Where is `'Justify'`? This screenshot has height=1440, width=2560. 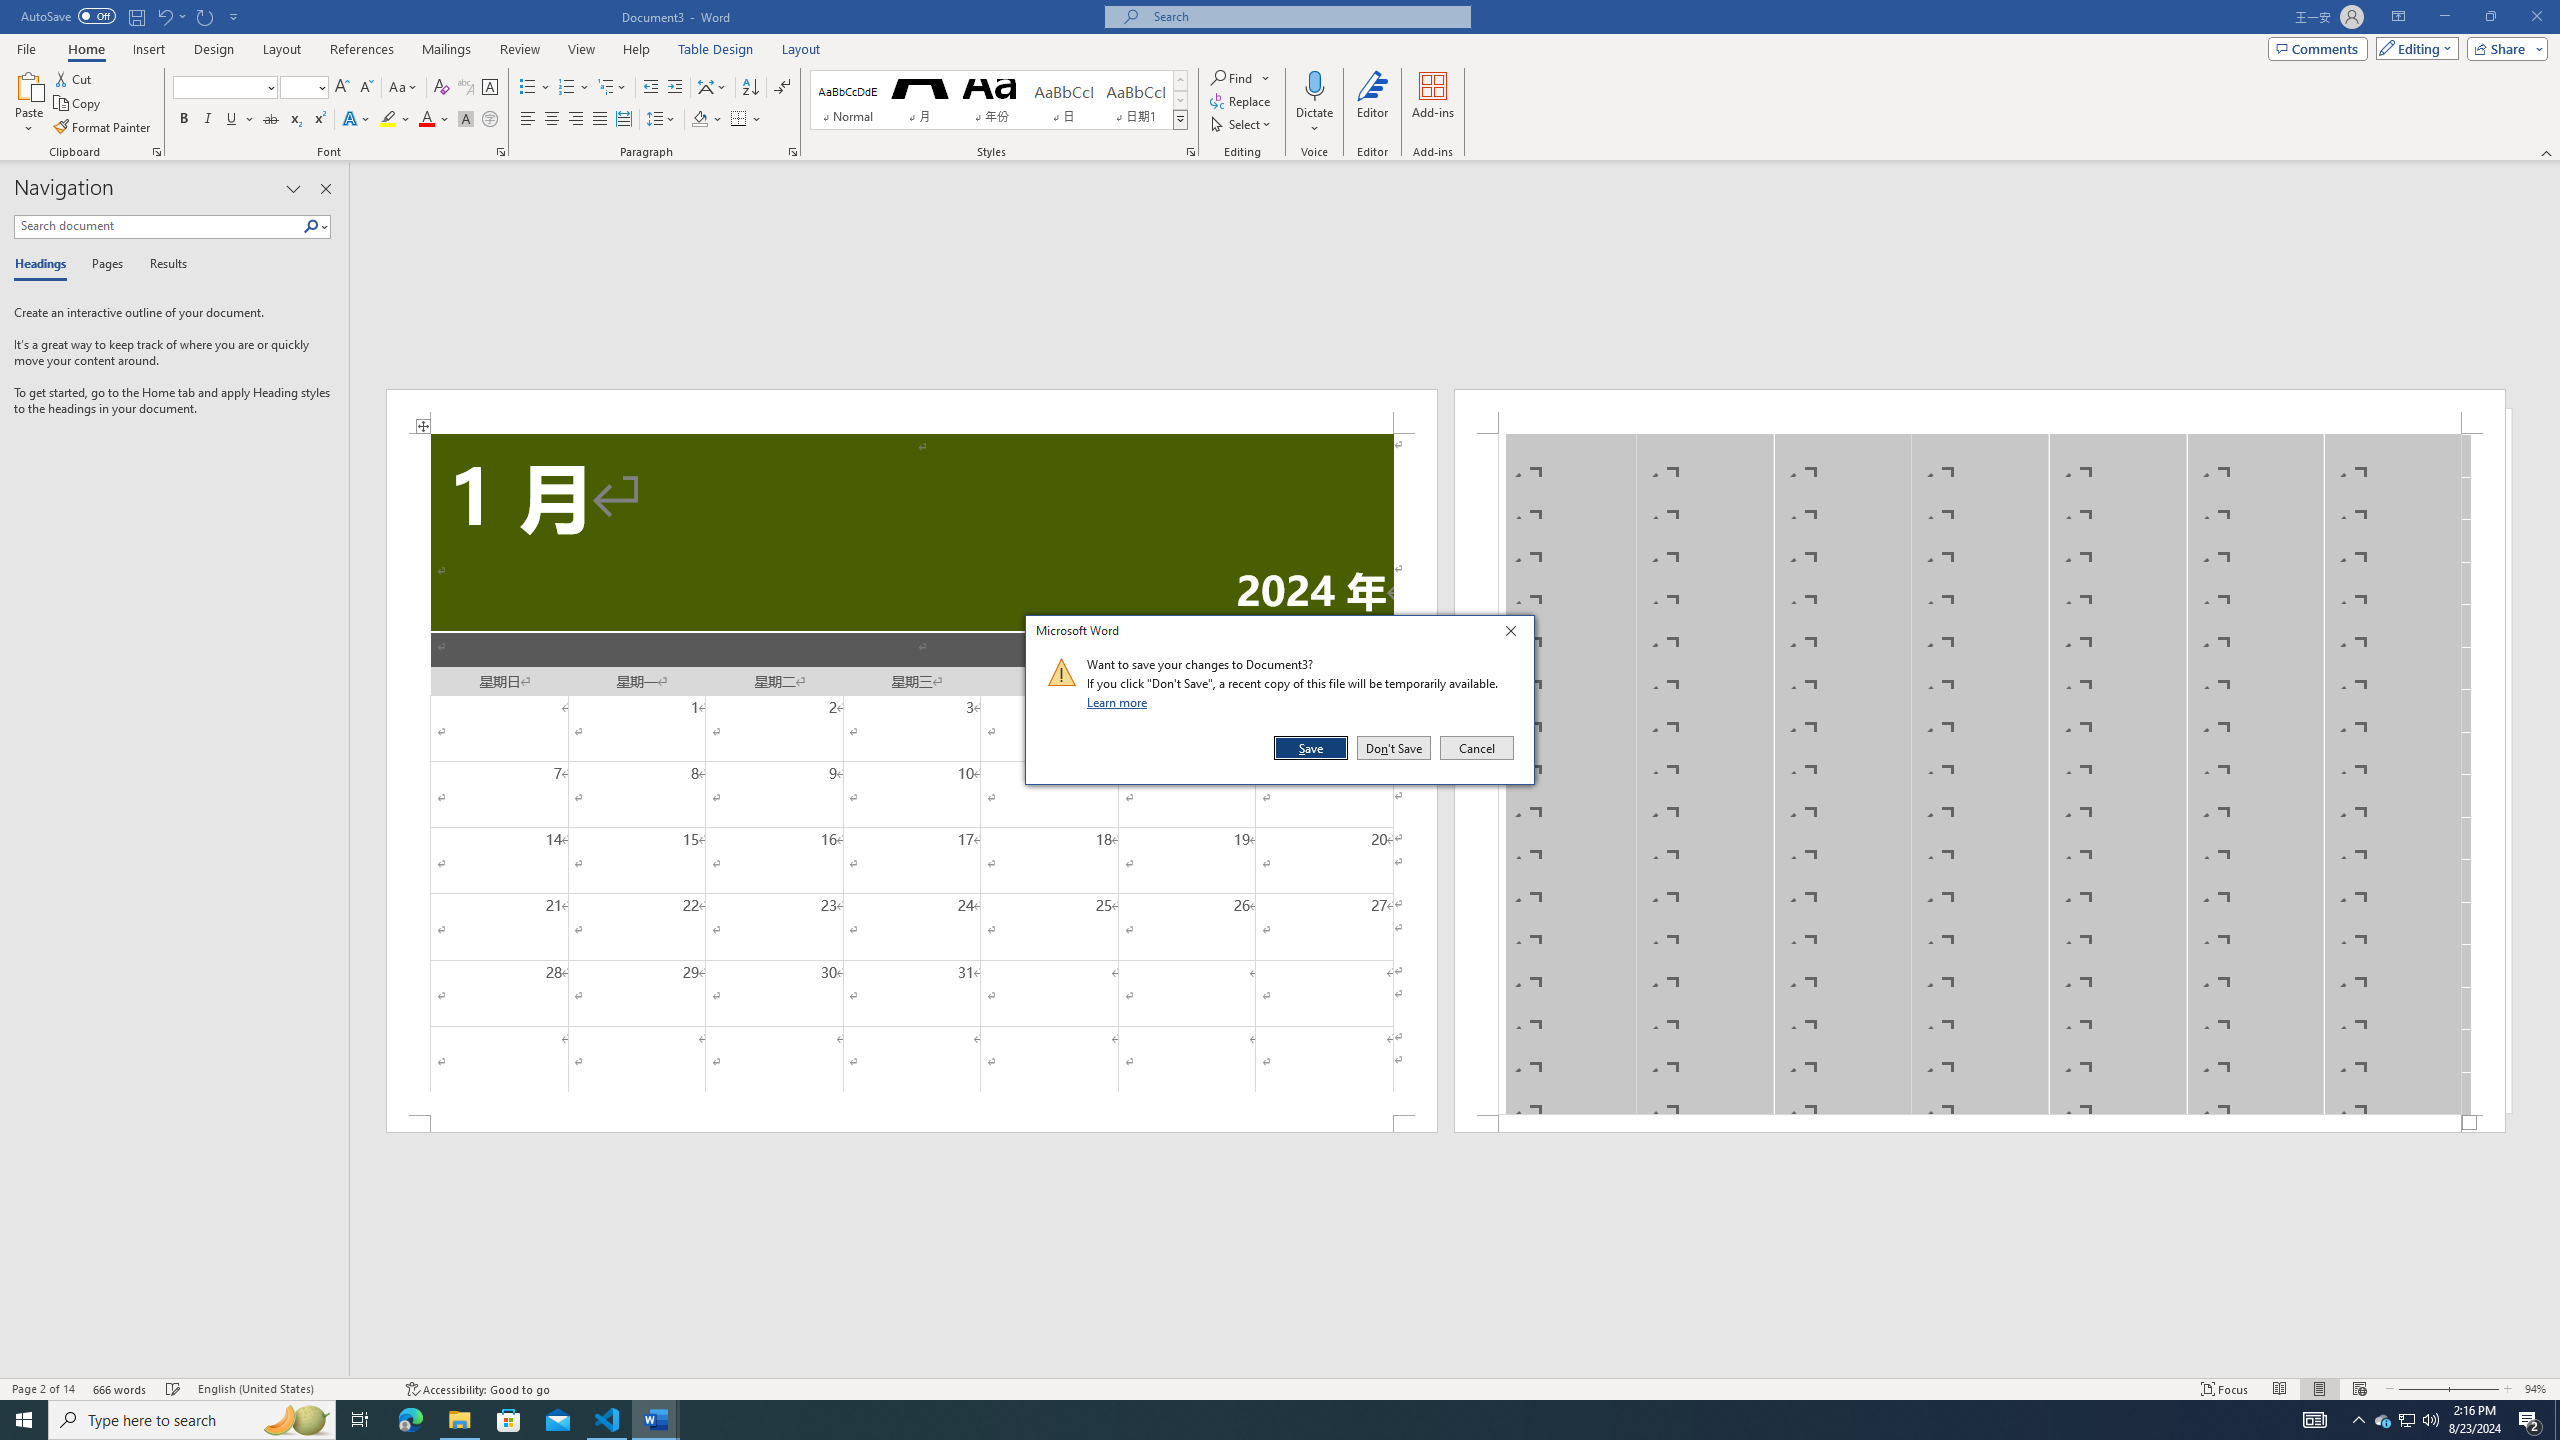
'Justify' is located at coordinates (599, 118).